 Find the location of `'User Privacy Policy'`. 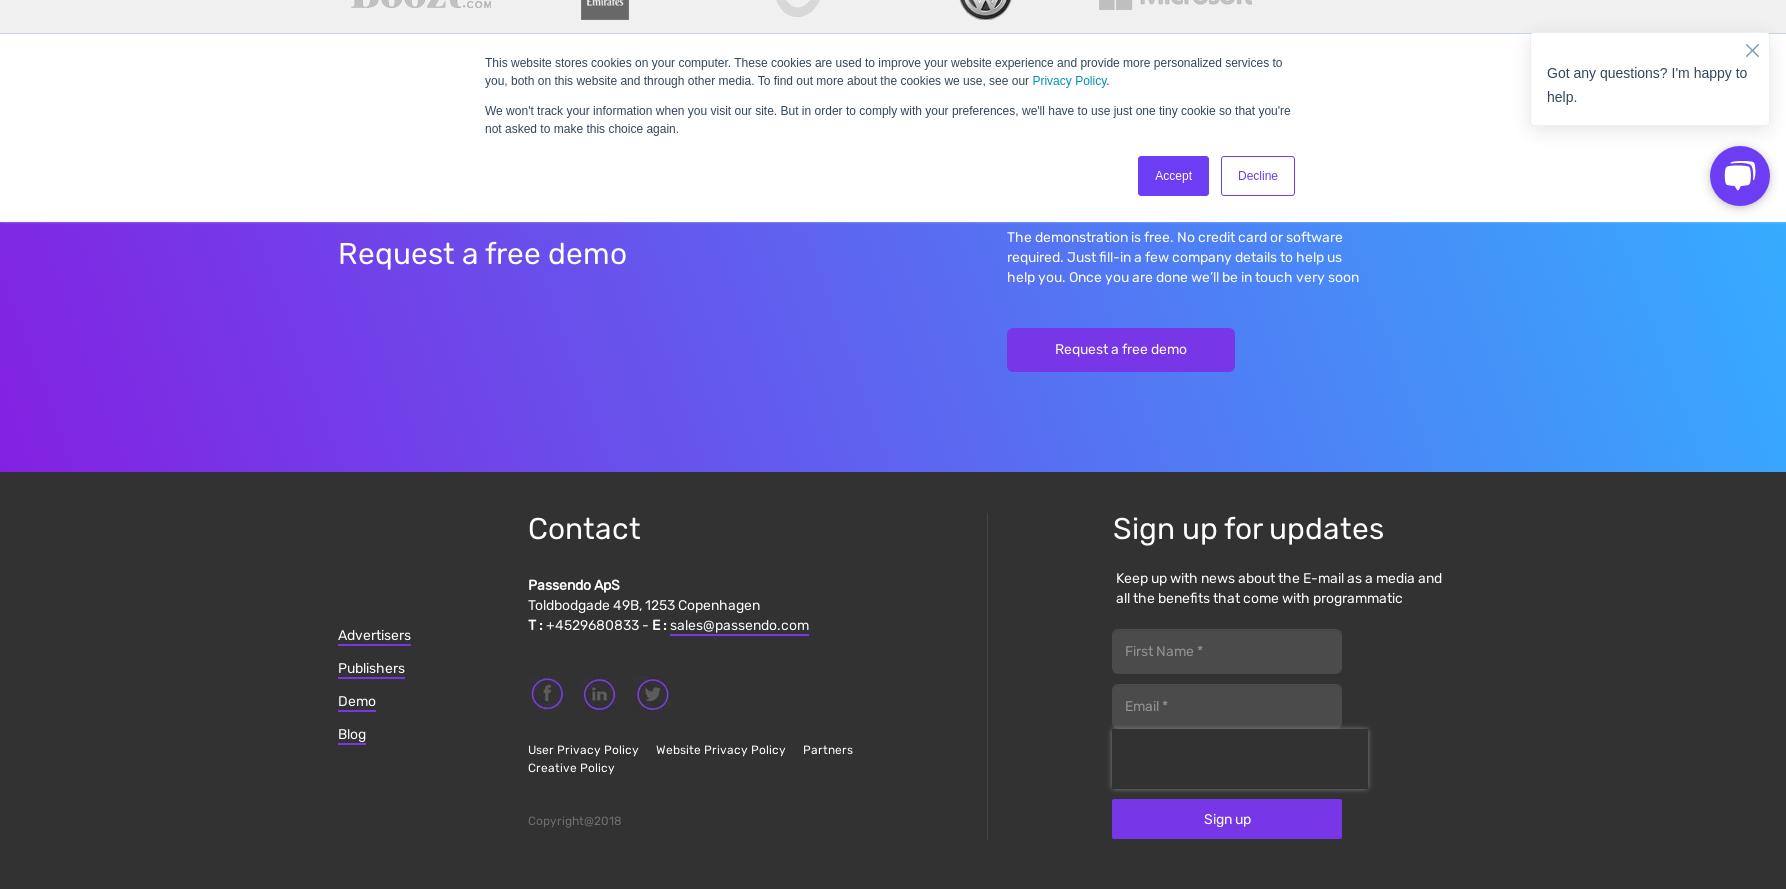

'User Privacy Policy' is located at coordinates (582, 748).